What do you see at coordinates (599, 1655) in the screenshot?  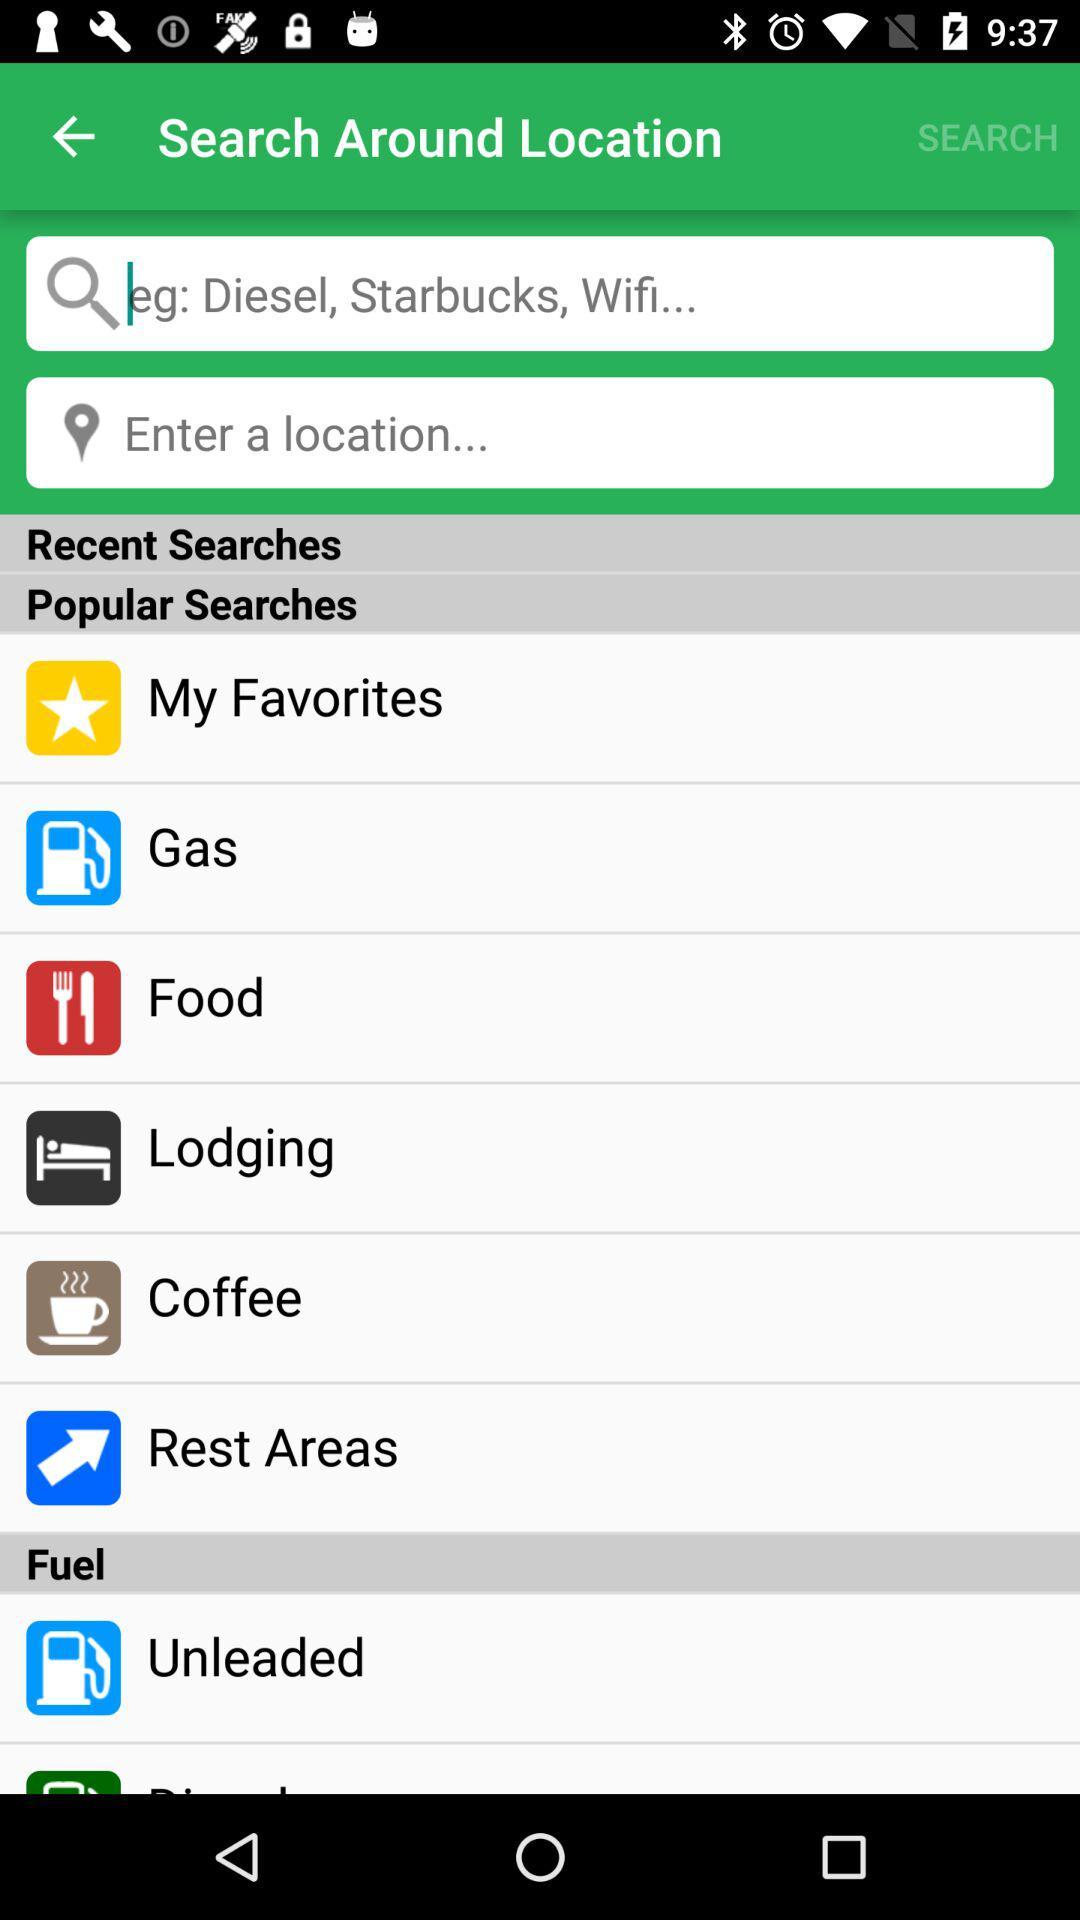 I see `the unleaded` at bounding box center [599, 1655].